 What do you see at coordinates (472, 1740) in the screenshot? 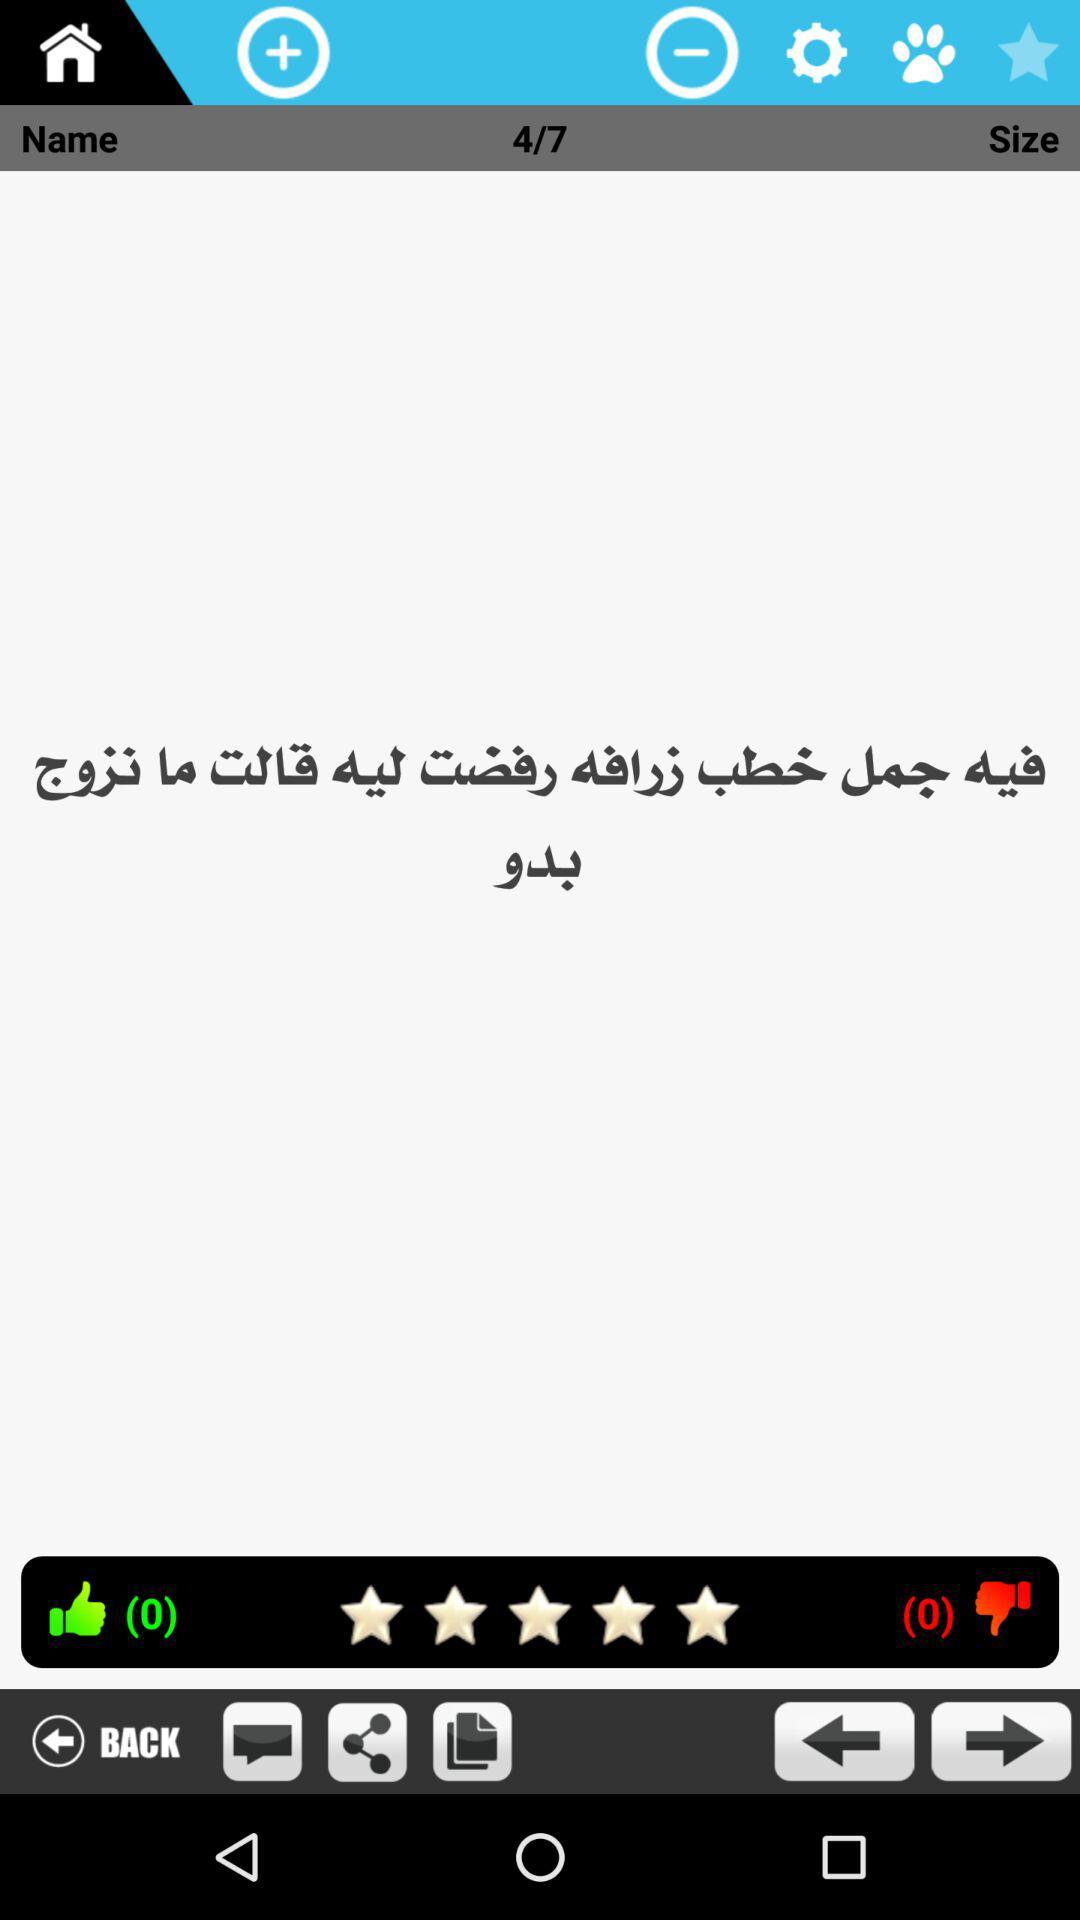
I see `copy image` at bounding box center [472, 1740].